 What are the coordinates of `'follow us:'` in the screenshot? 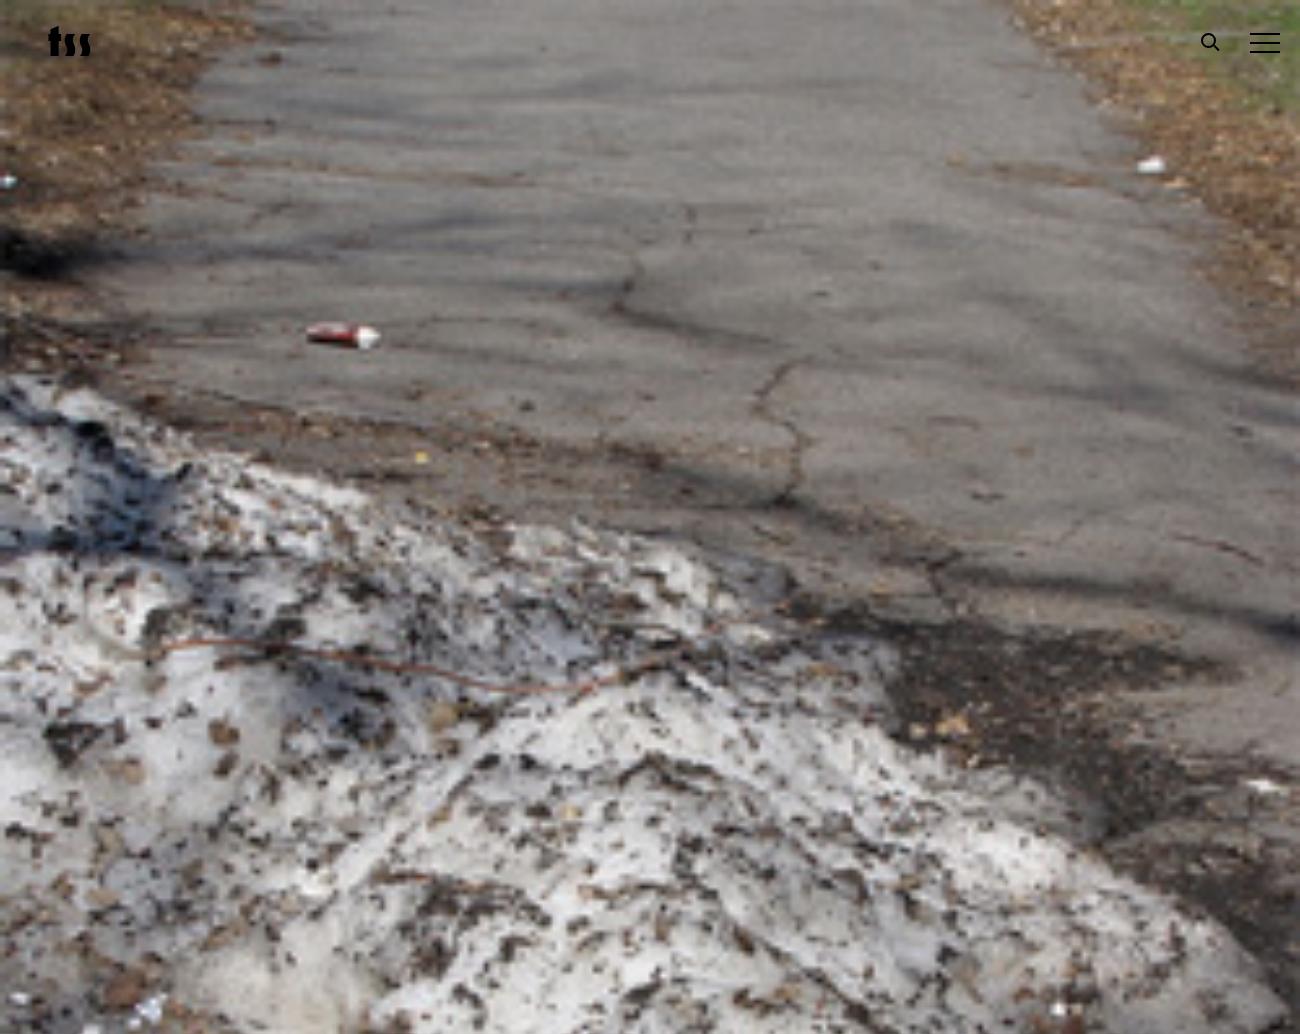 It's located at (489, 914).